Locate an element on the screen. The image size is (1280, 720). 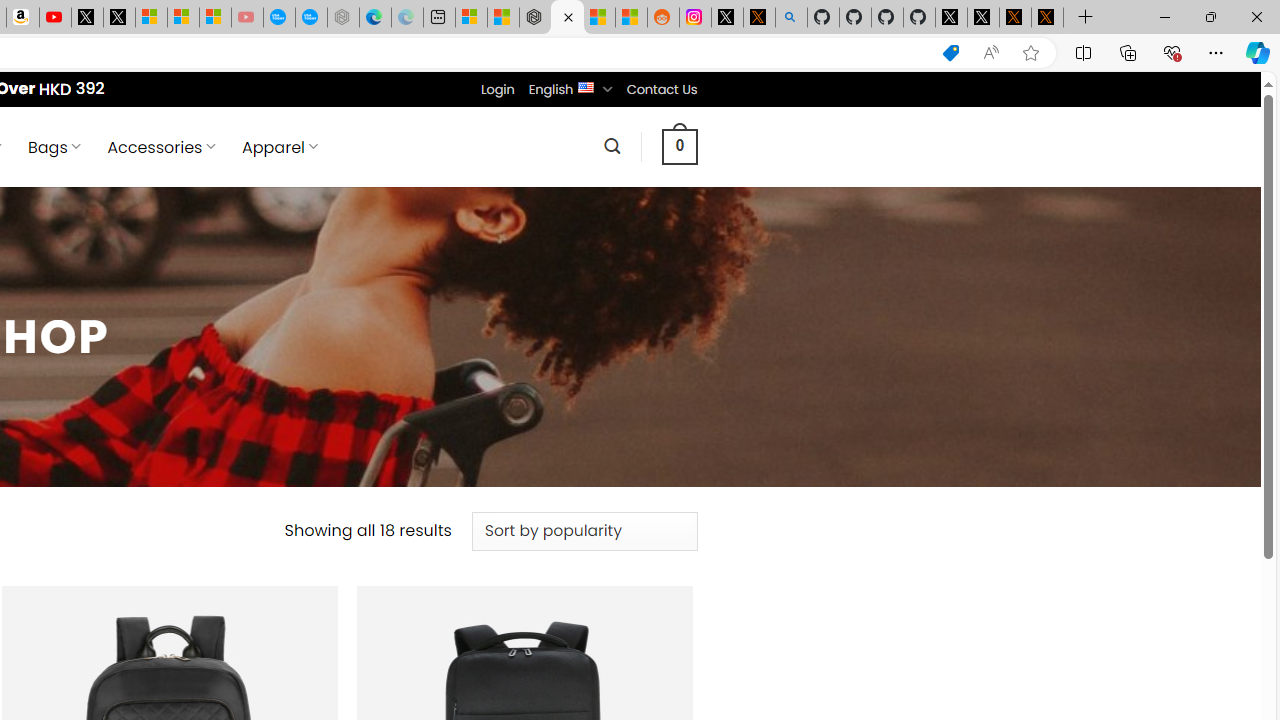
'Nordace - Best Sellers' is located at coordinates (535, 17).